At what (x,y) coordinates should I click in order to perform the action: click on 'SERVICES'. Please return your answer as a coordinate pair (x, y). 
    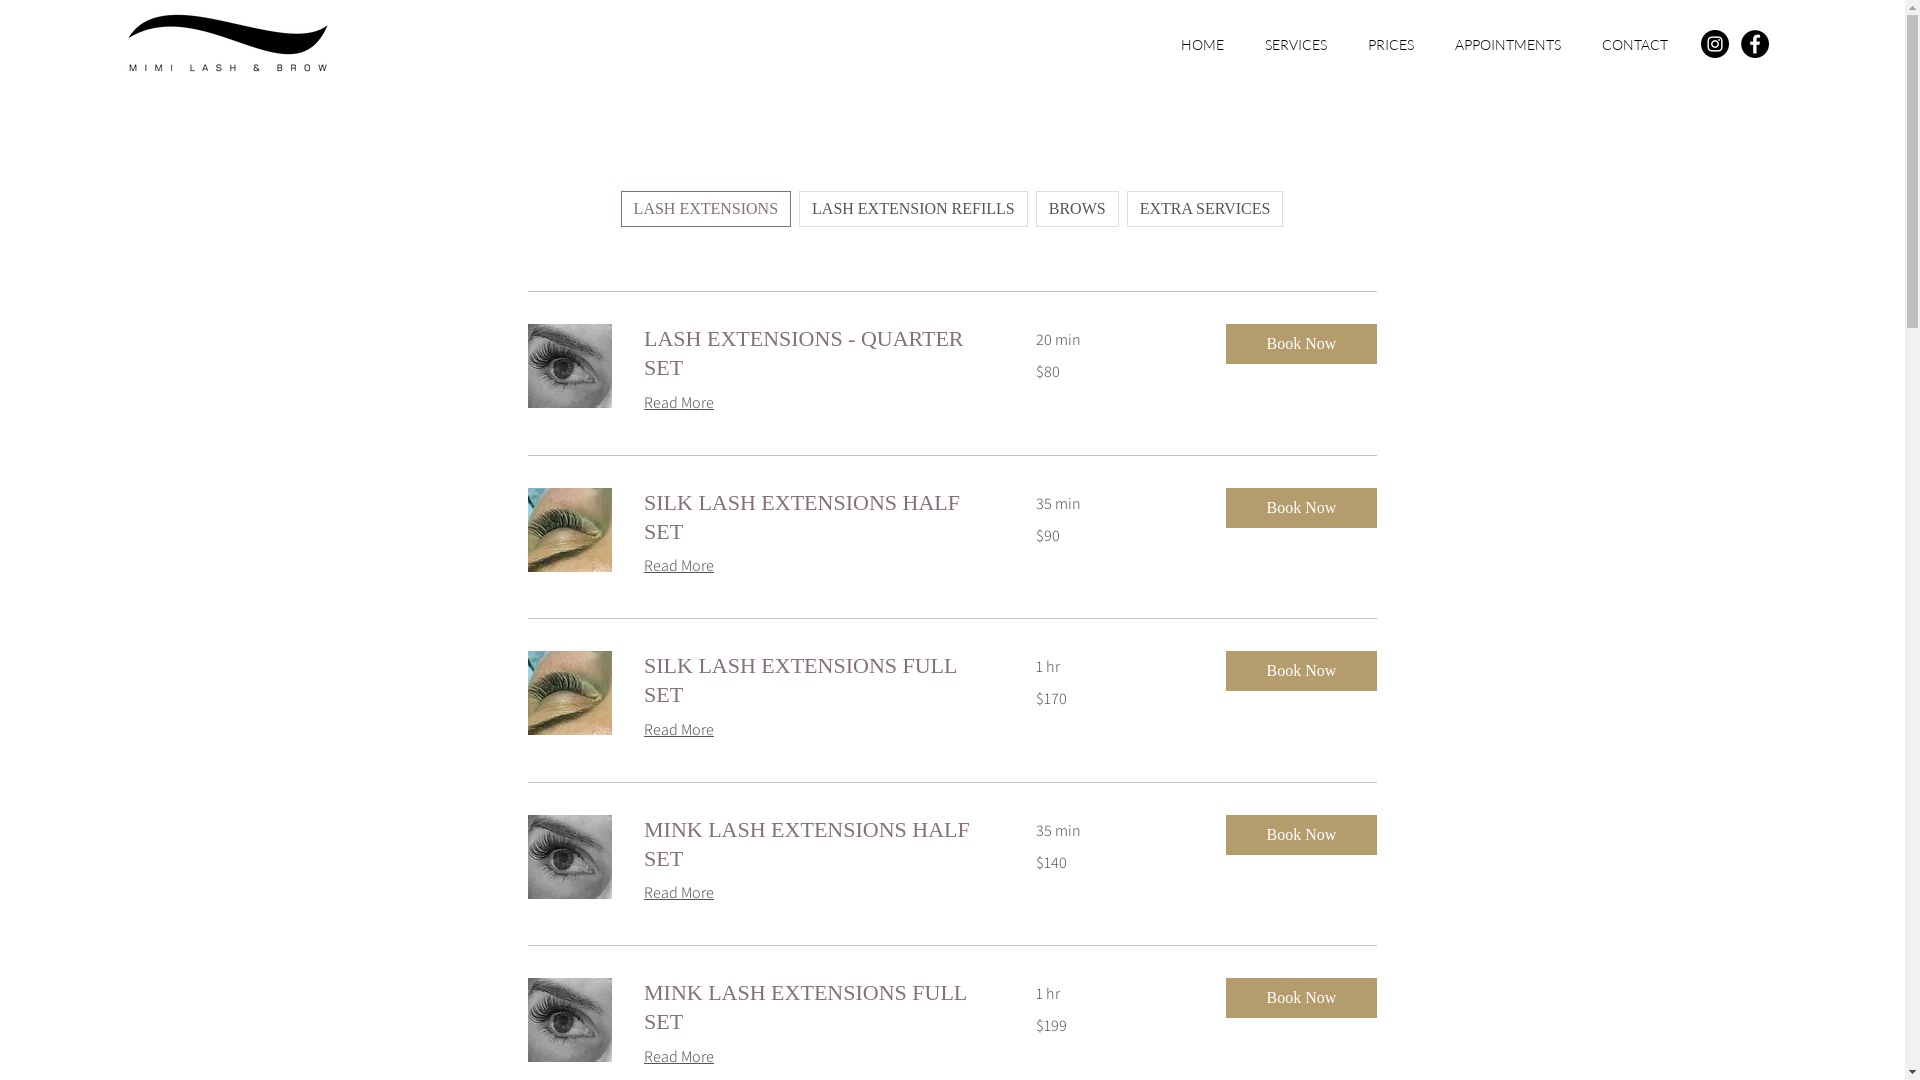
    Looking at the image, I should click on (1295, 44).